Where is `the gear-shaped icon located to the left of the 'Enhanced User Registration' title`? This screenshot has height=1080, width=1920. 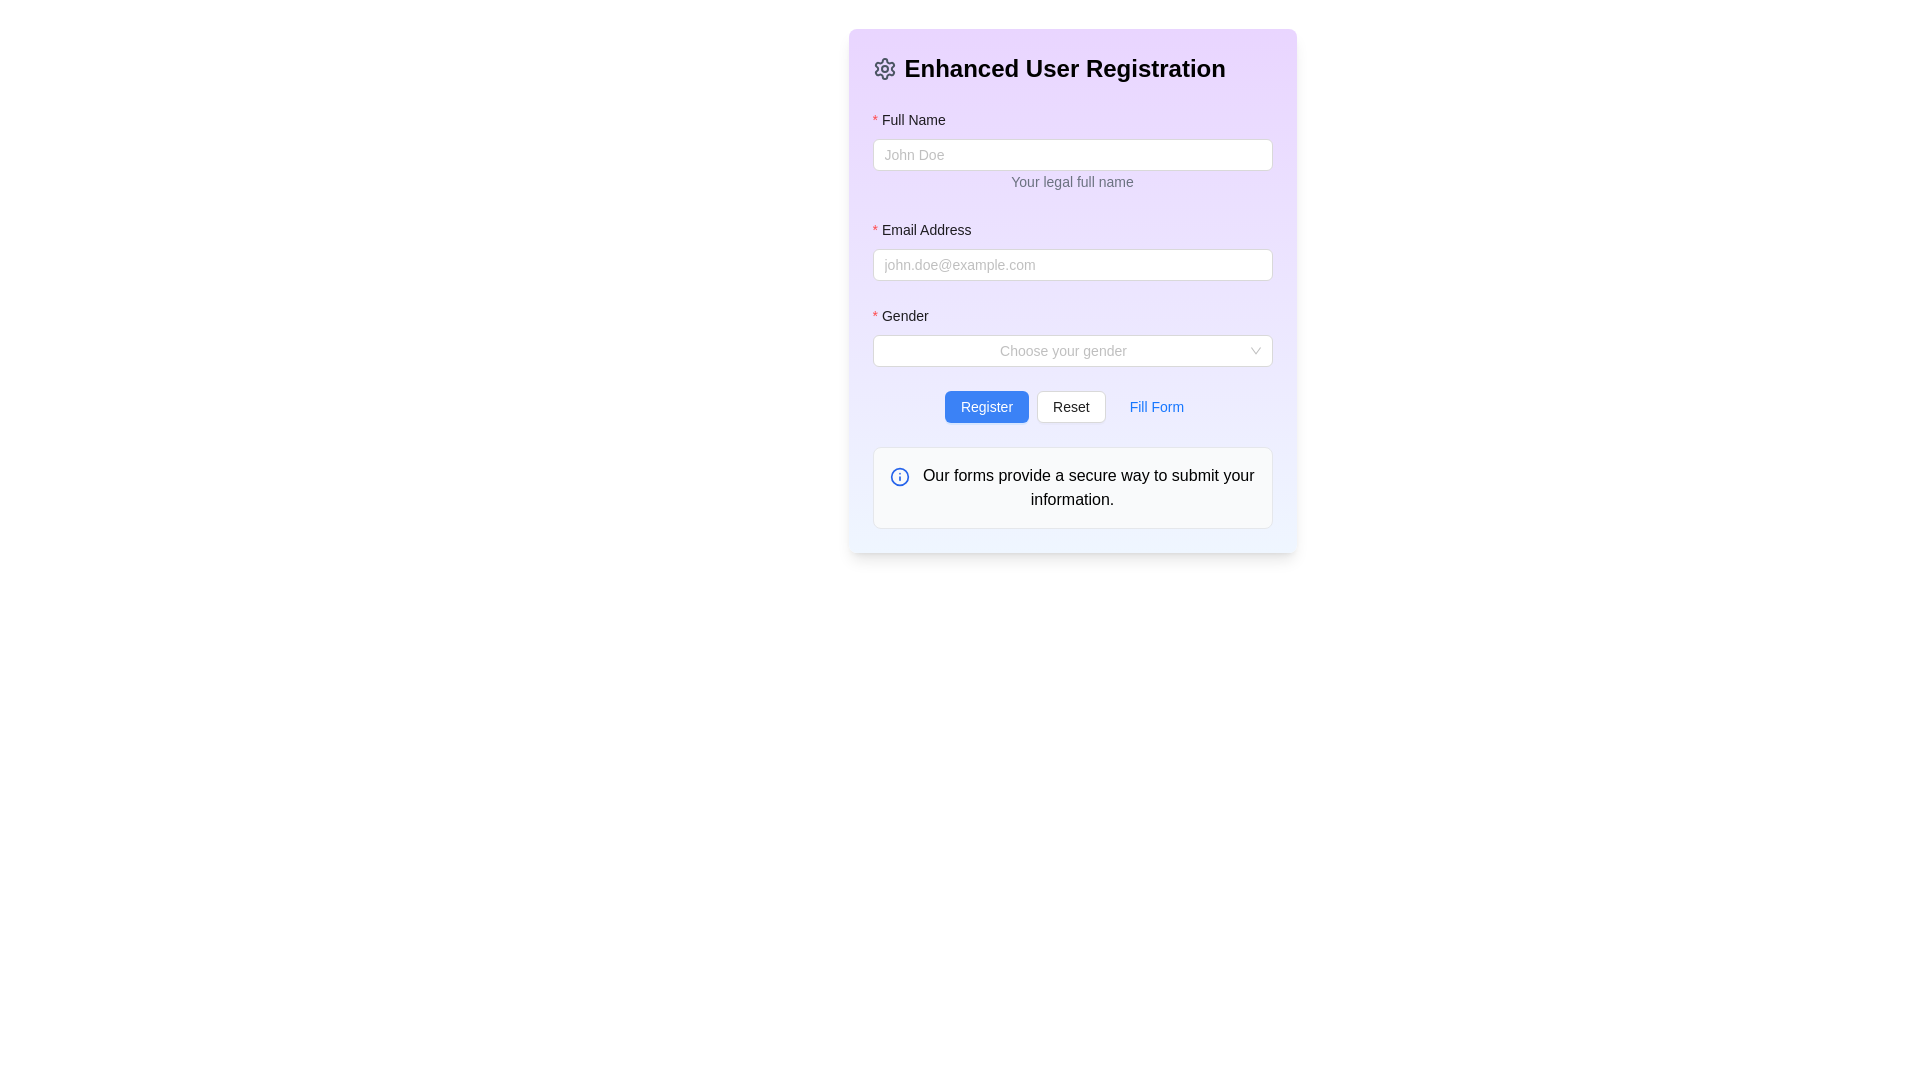 the gear-shaped icon located to the left of the 'Enhanced User Registration' title is located at coordinates (883, 68).